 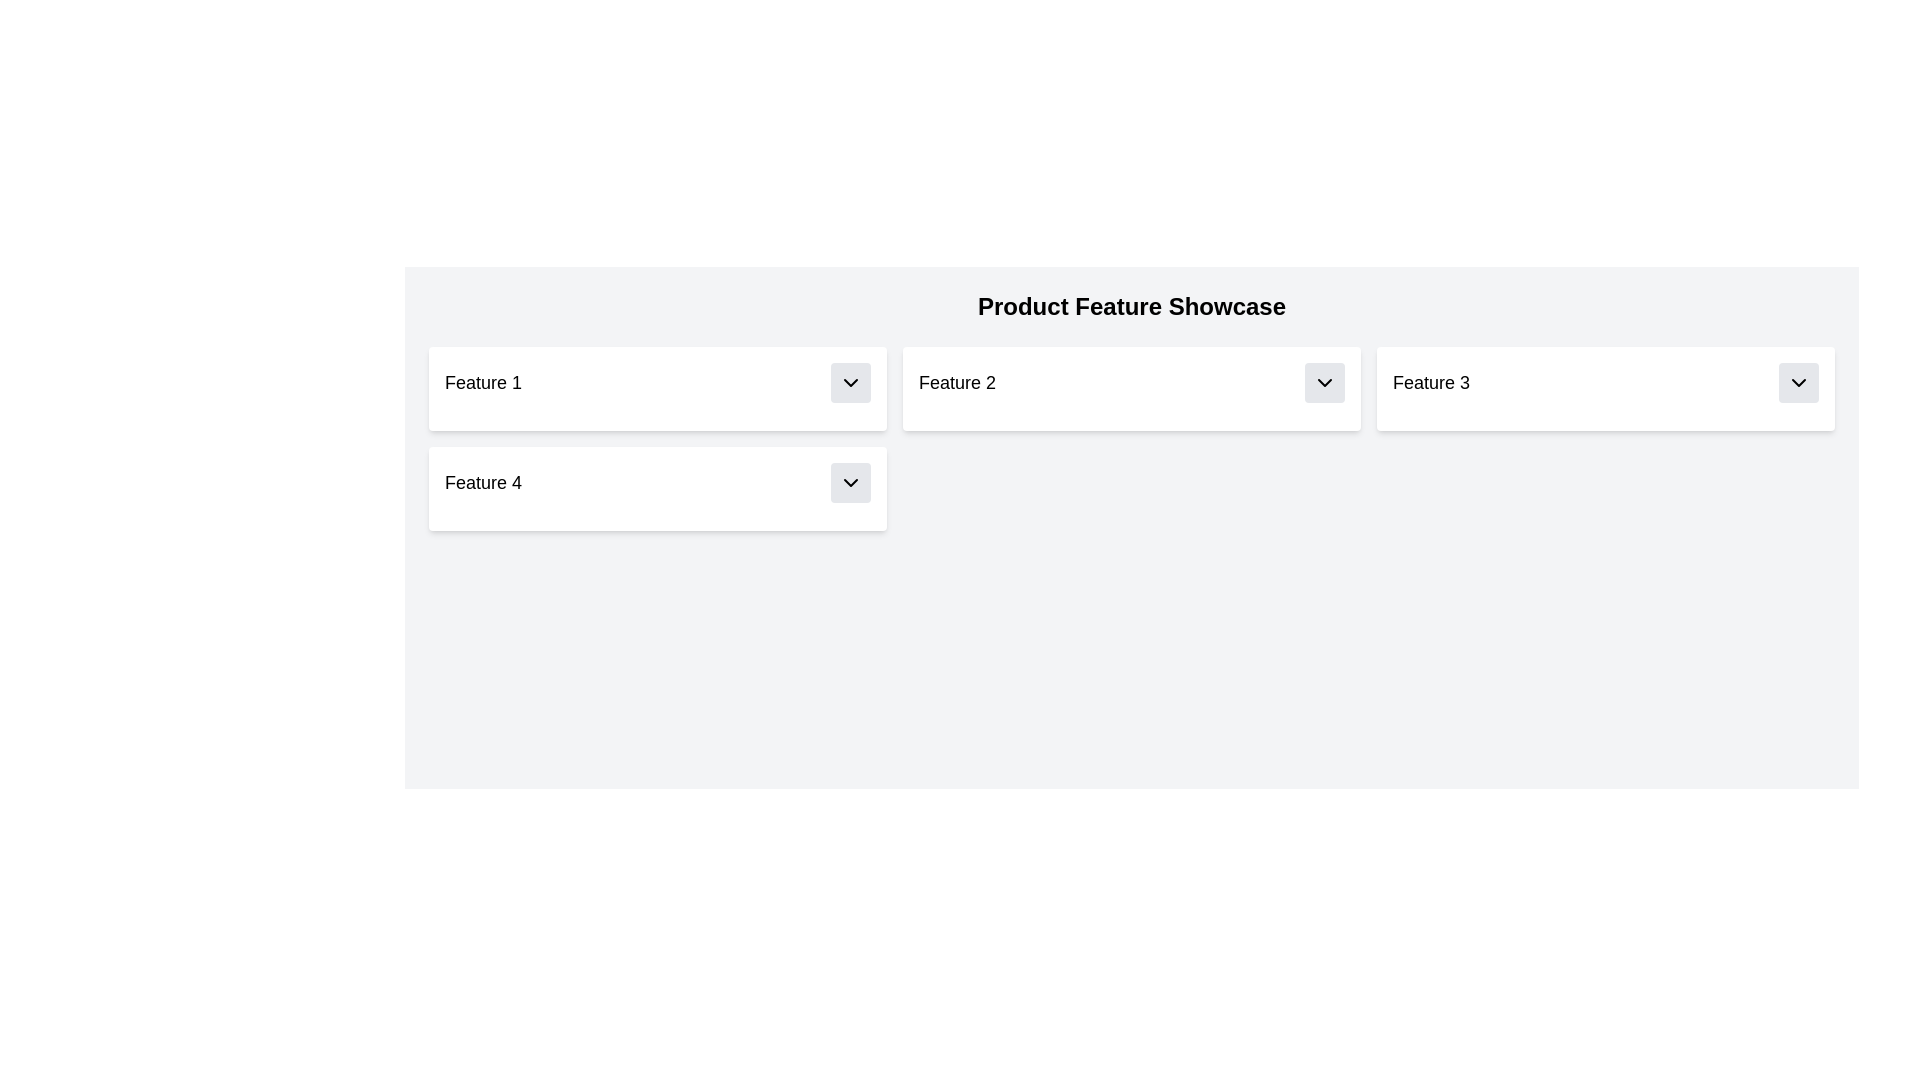 I want to click on the button with a downward-facing chevron icon, styled with a gray background and rounded corners for keyboard navigation, so click(x=1324, y=382).